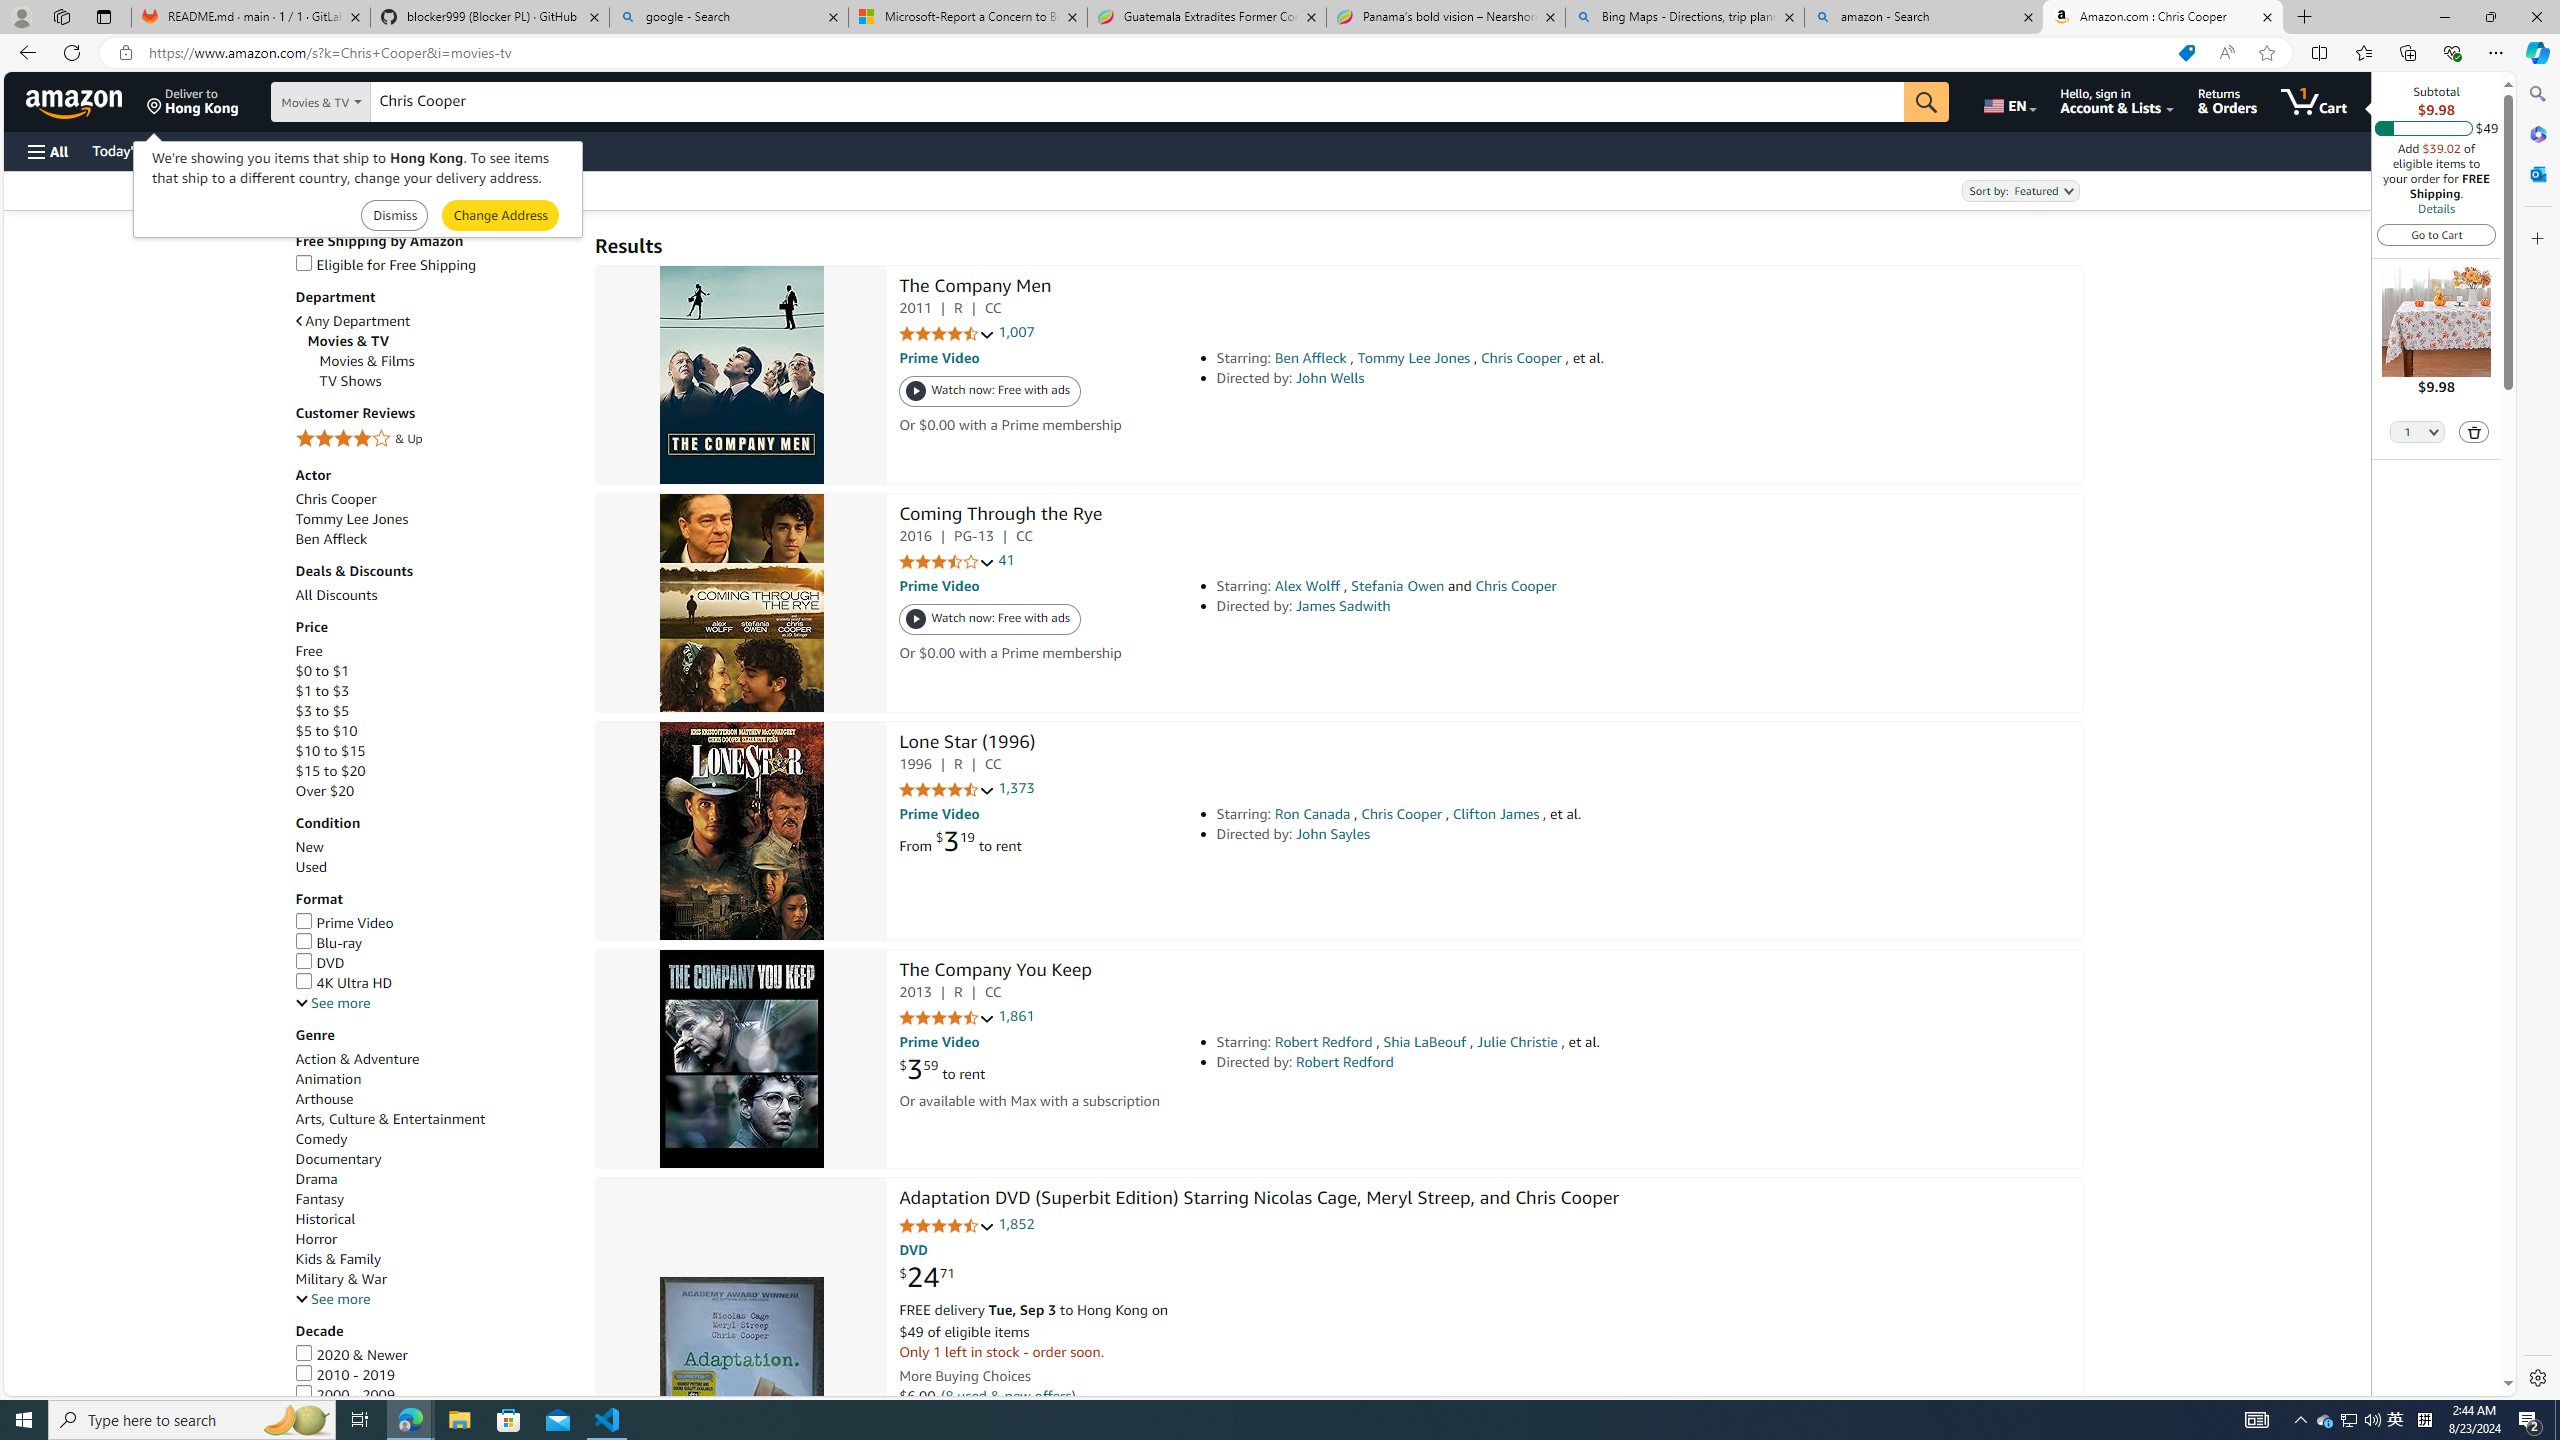  Describe the element at coordinates (2116, 100) in the screenshot. I see `'Hello, sign in Account & Lists'` at that location.